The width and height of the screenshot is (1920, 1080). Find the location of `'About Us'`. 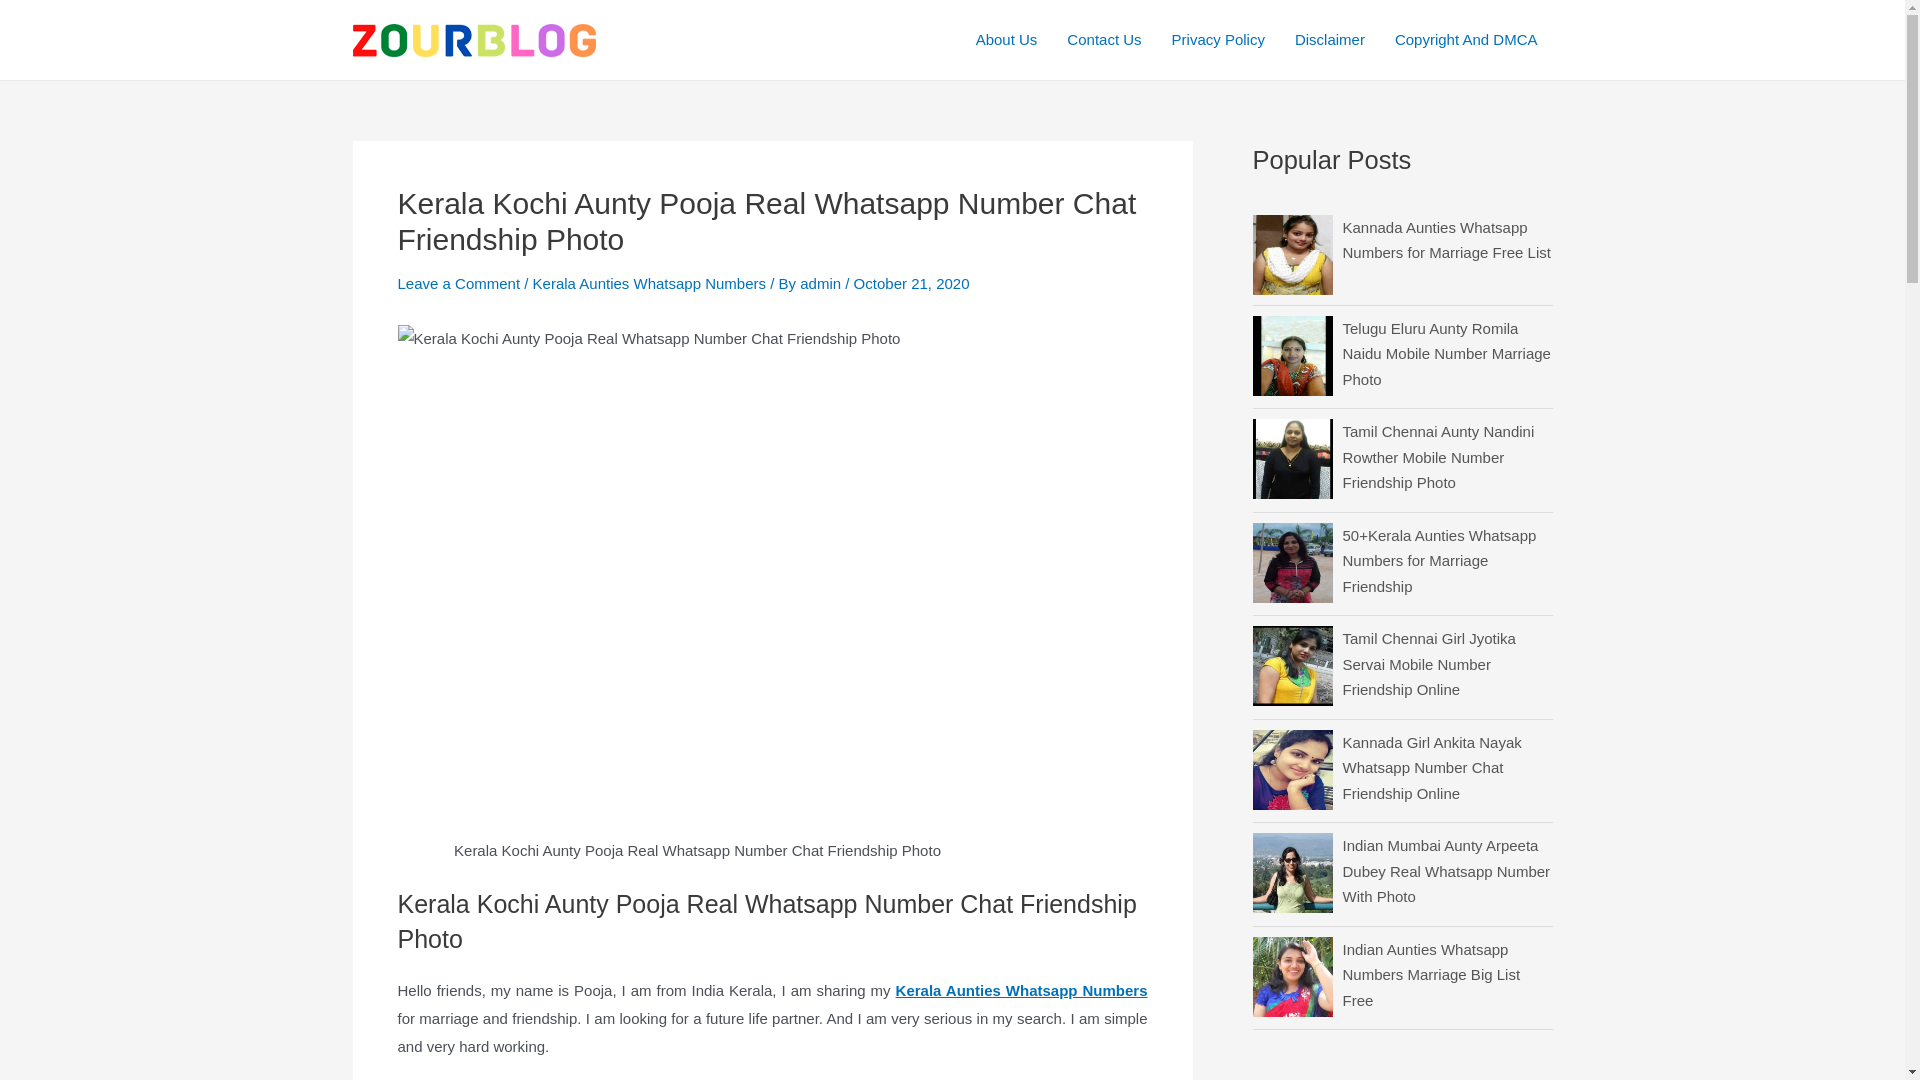

'About Us' is located at coordinates (1007, 39).